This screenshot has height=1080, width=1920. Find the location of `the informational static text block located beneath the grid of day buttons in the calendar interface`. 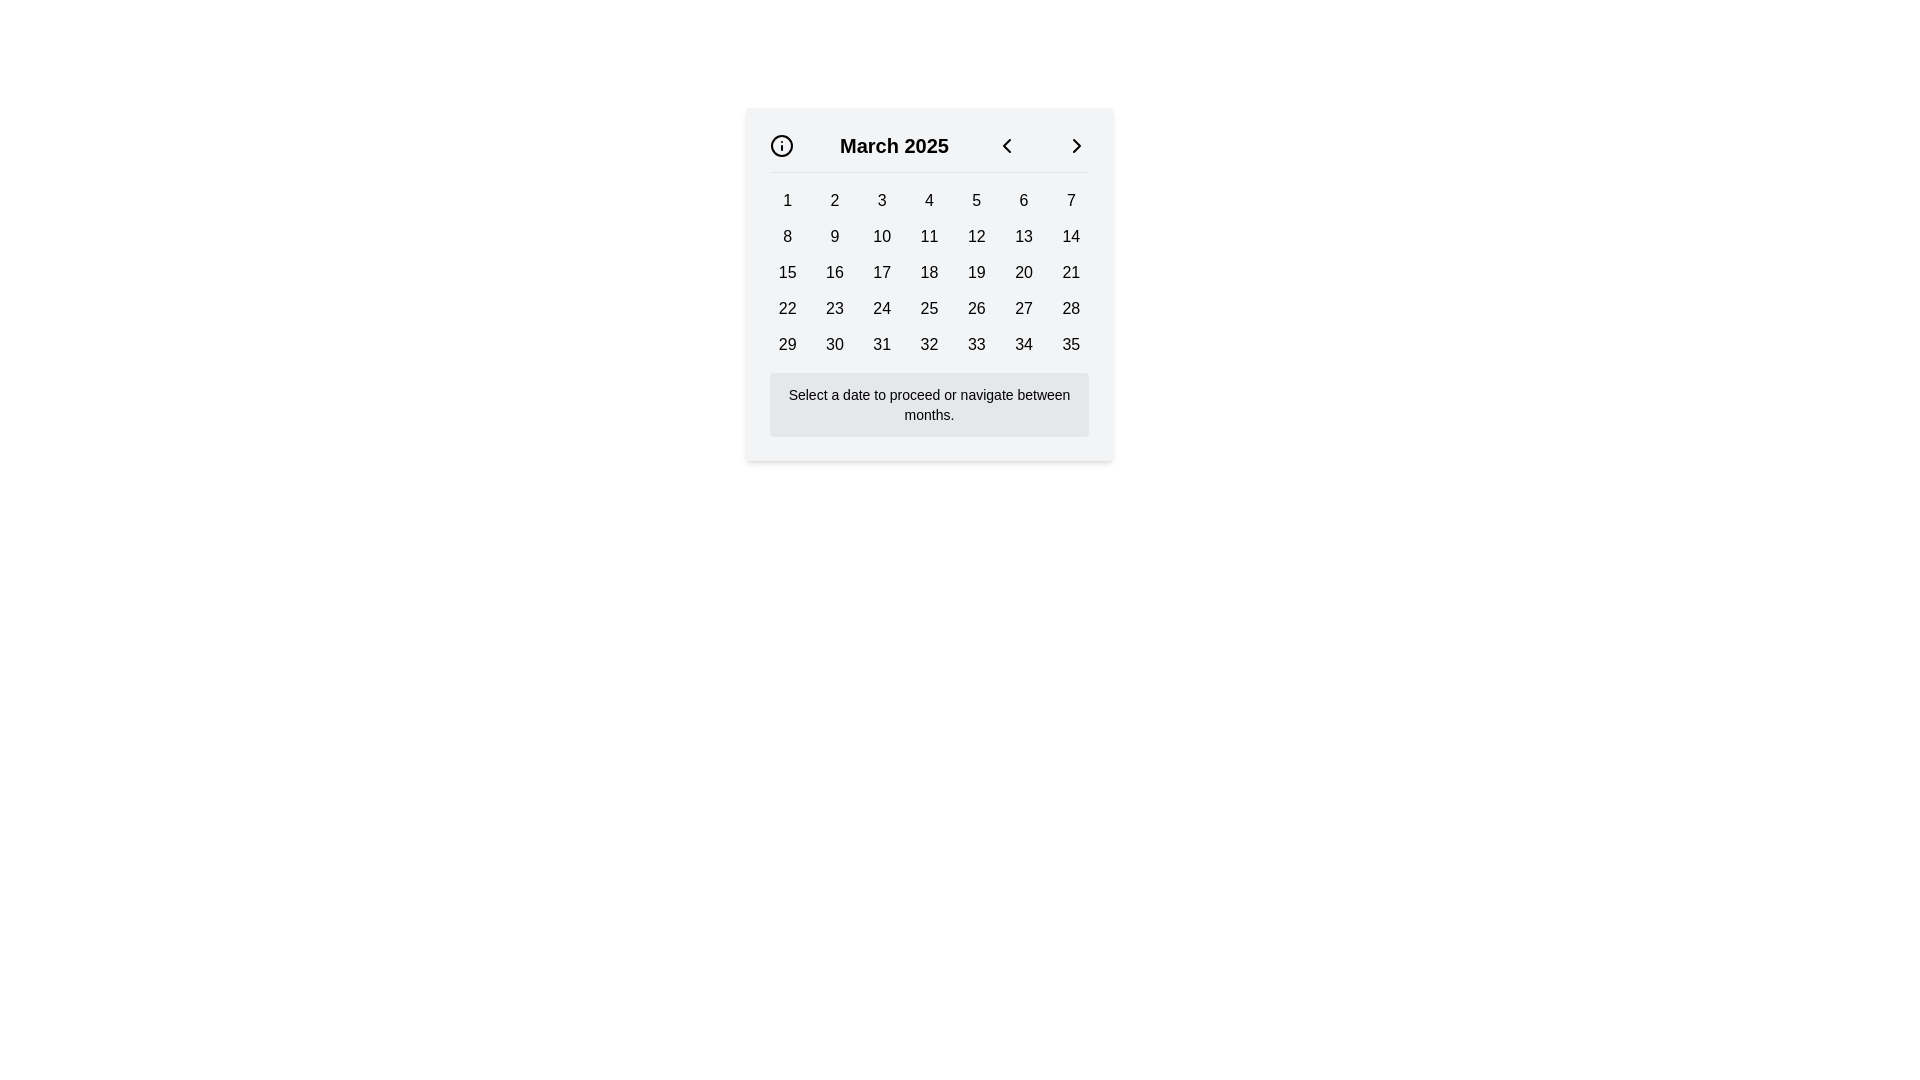

the informational static text block located beneath the grid of day buttons in the calendar interface is located at coordinates (928, 405).